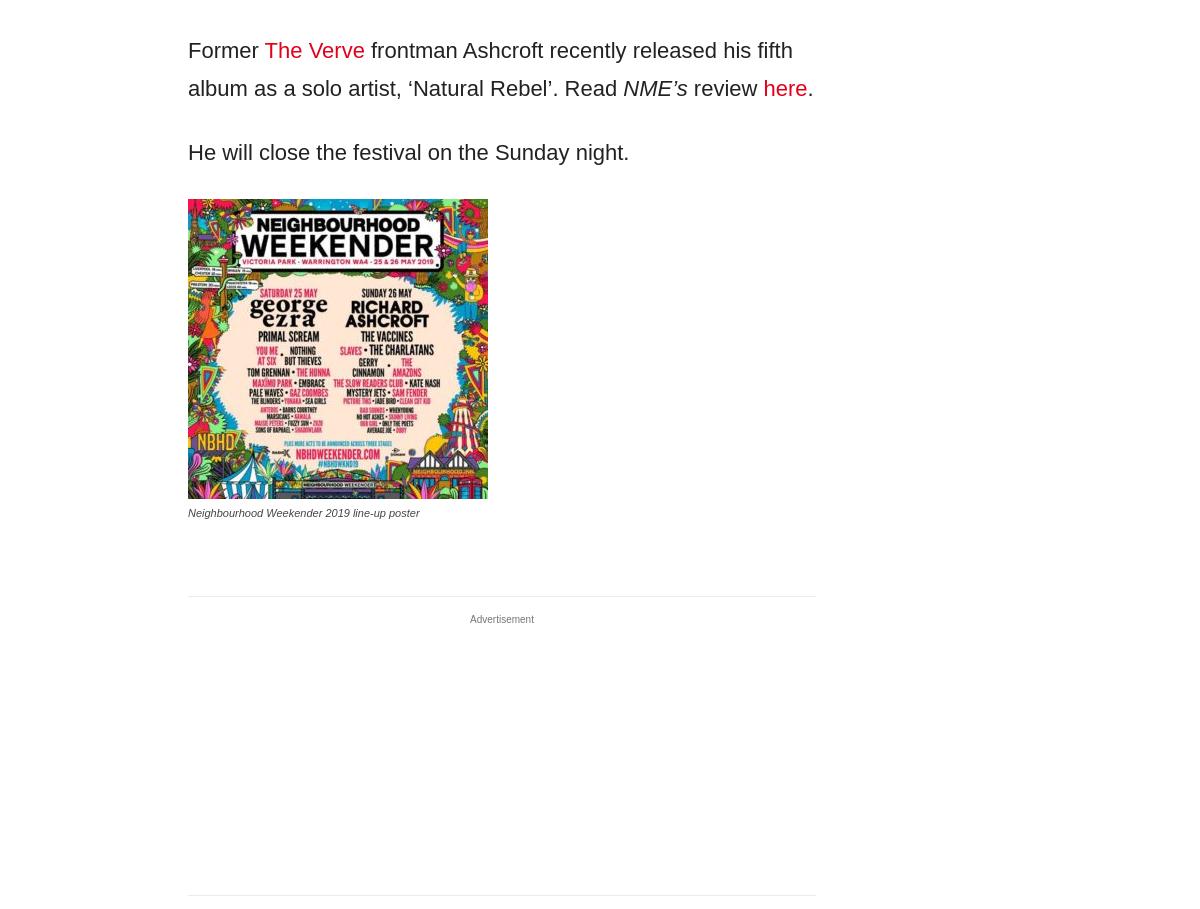 This screenshot has height=909, width=1200. I want to click on 'Former', so click(224, 49).